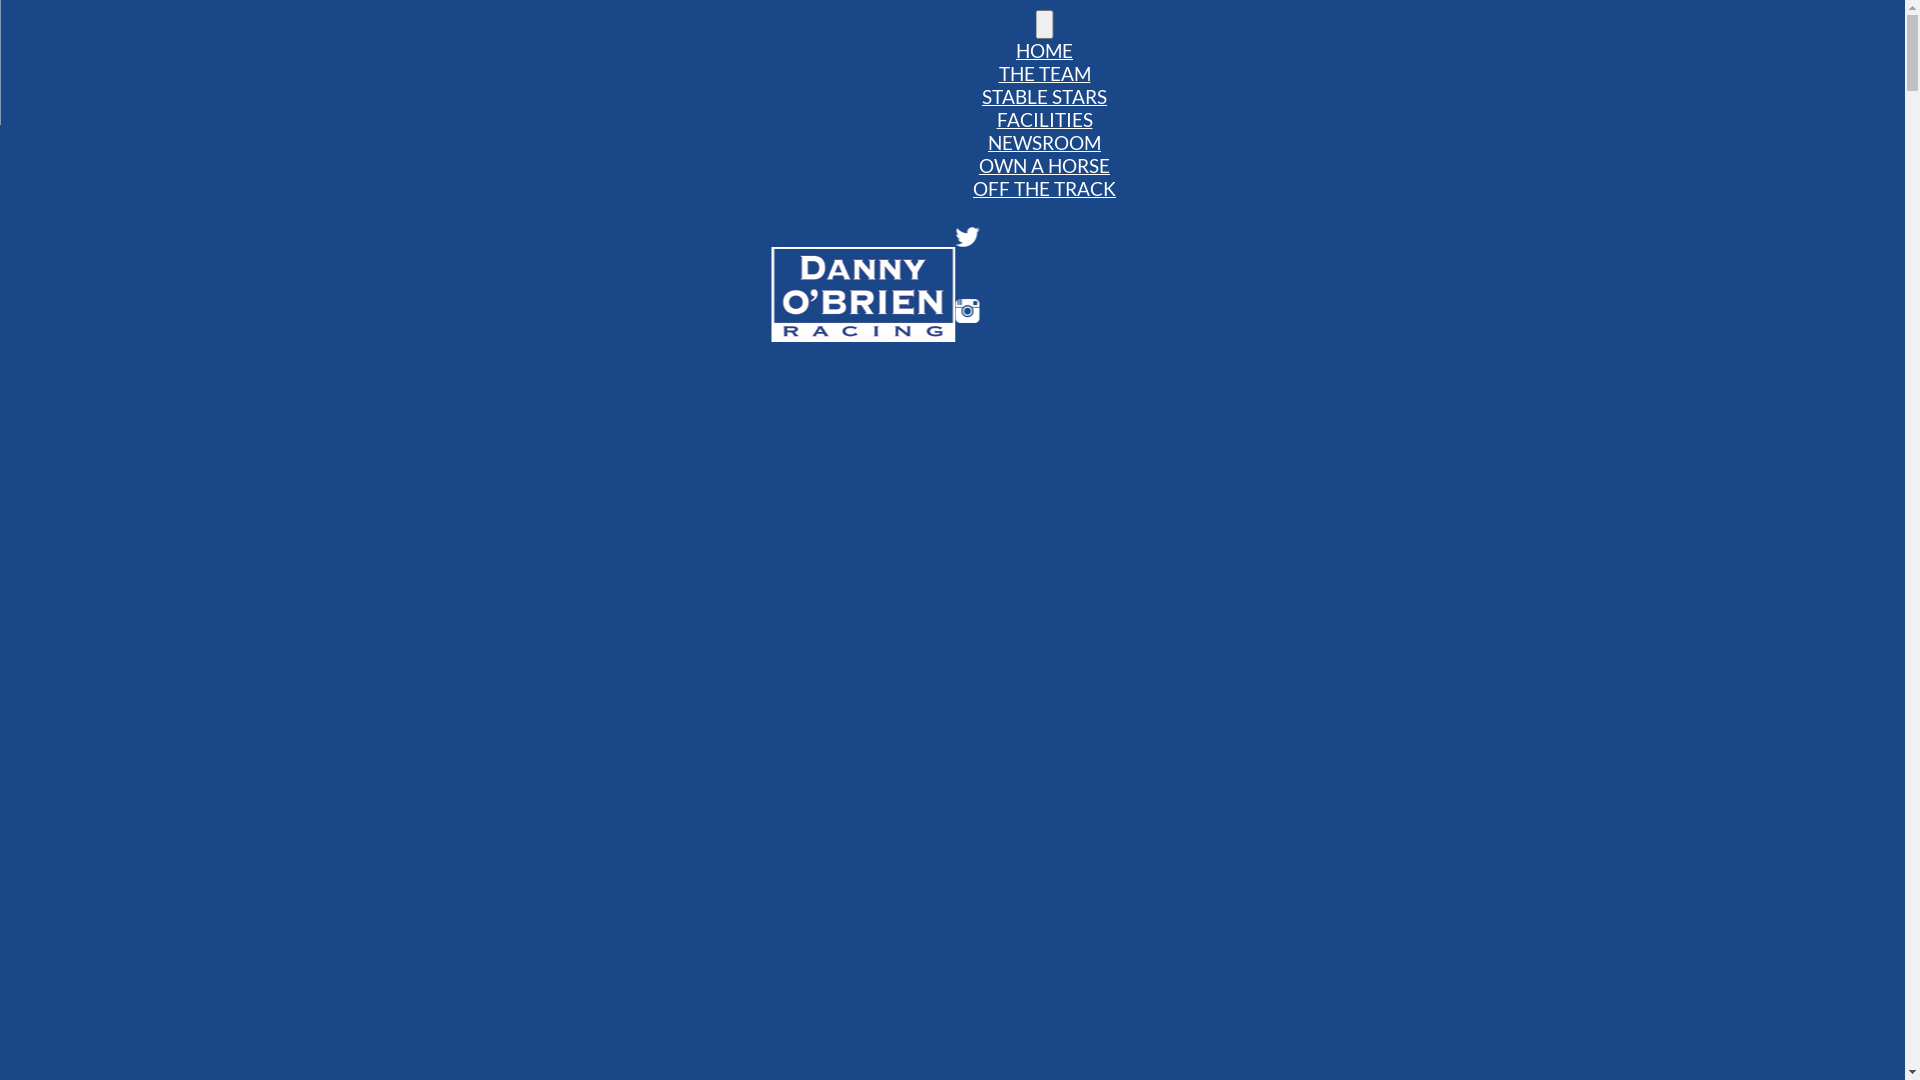 This screenshot has width=1920, height=1080. What do you see at coordinates (1043, 164) in the screenshot?
I see `'OWN A HORSE'` at bounding box center [1043, 164].